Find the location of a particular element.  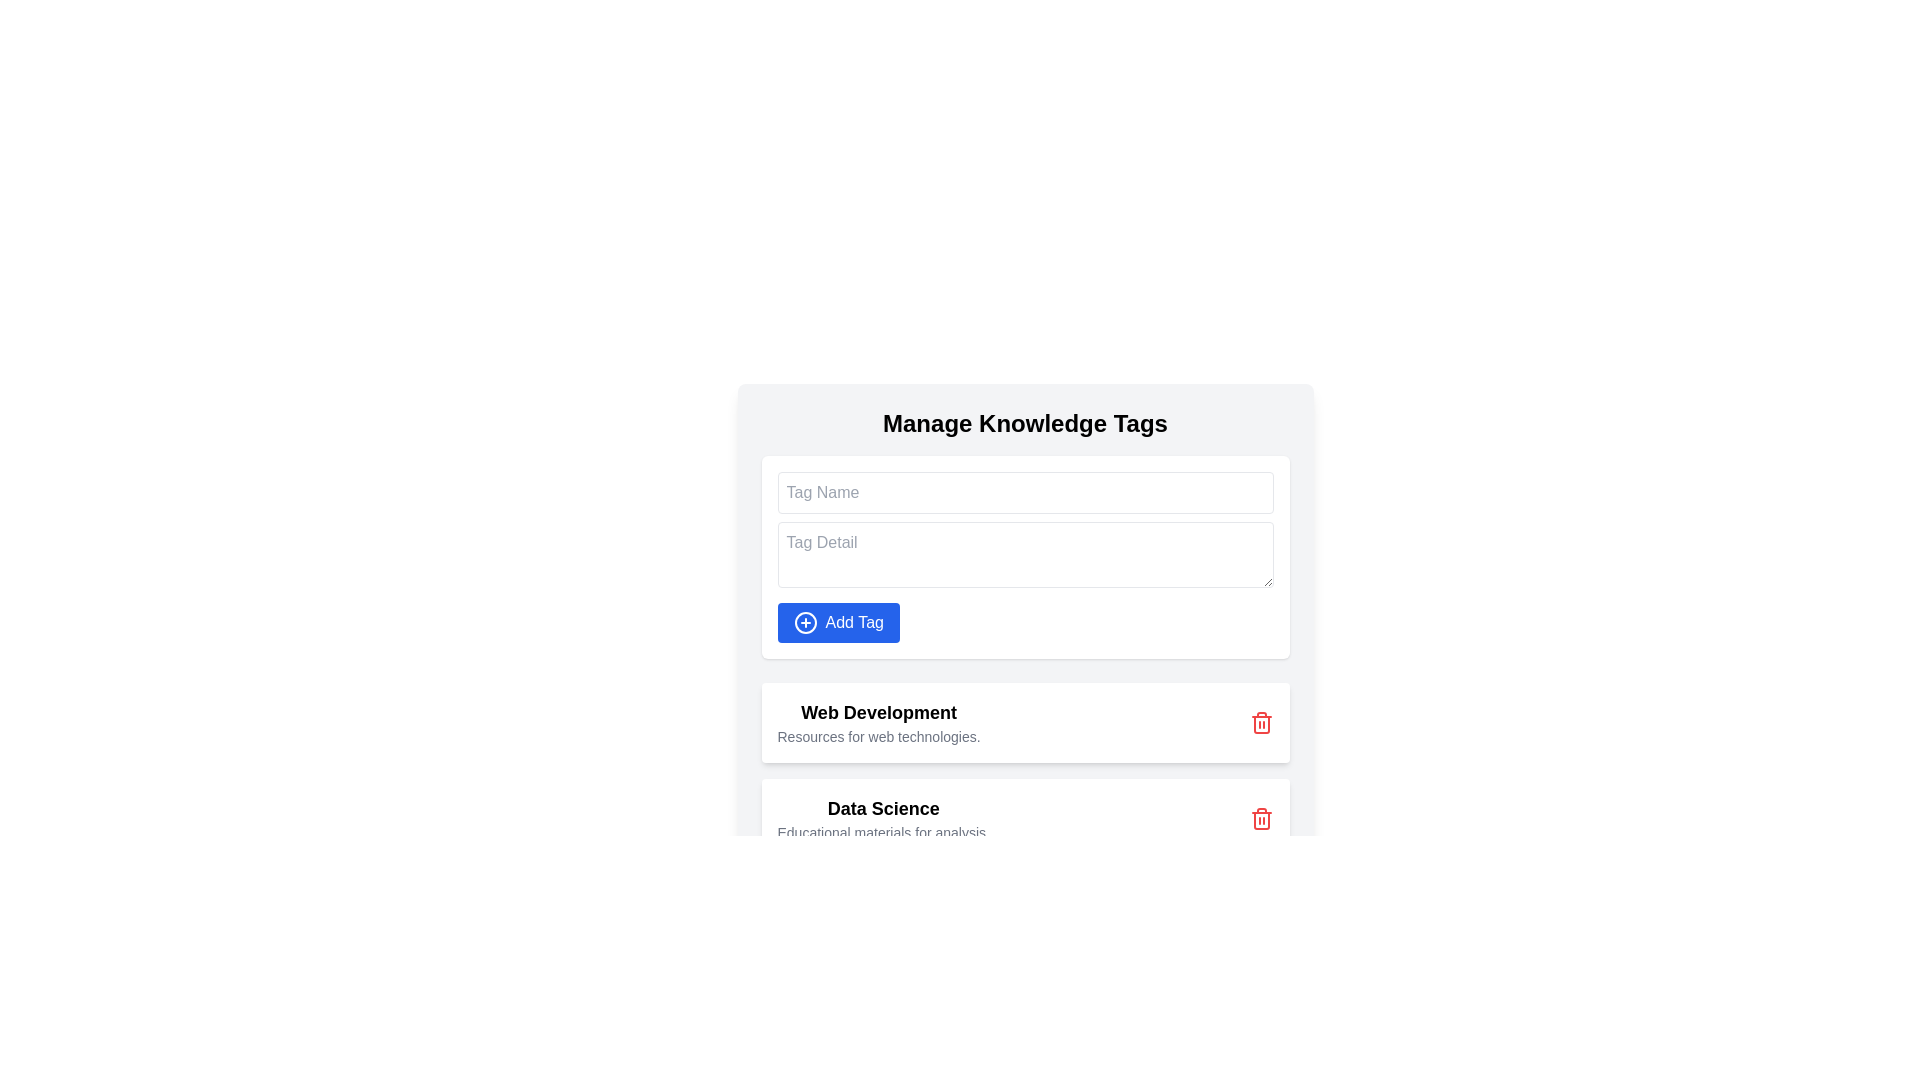

the red trash can icon button located adjacent to the 'Web Development' text is located at coordinates (1260, 722).